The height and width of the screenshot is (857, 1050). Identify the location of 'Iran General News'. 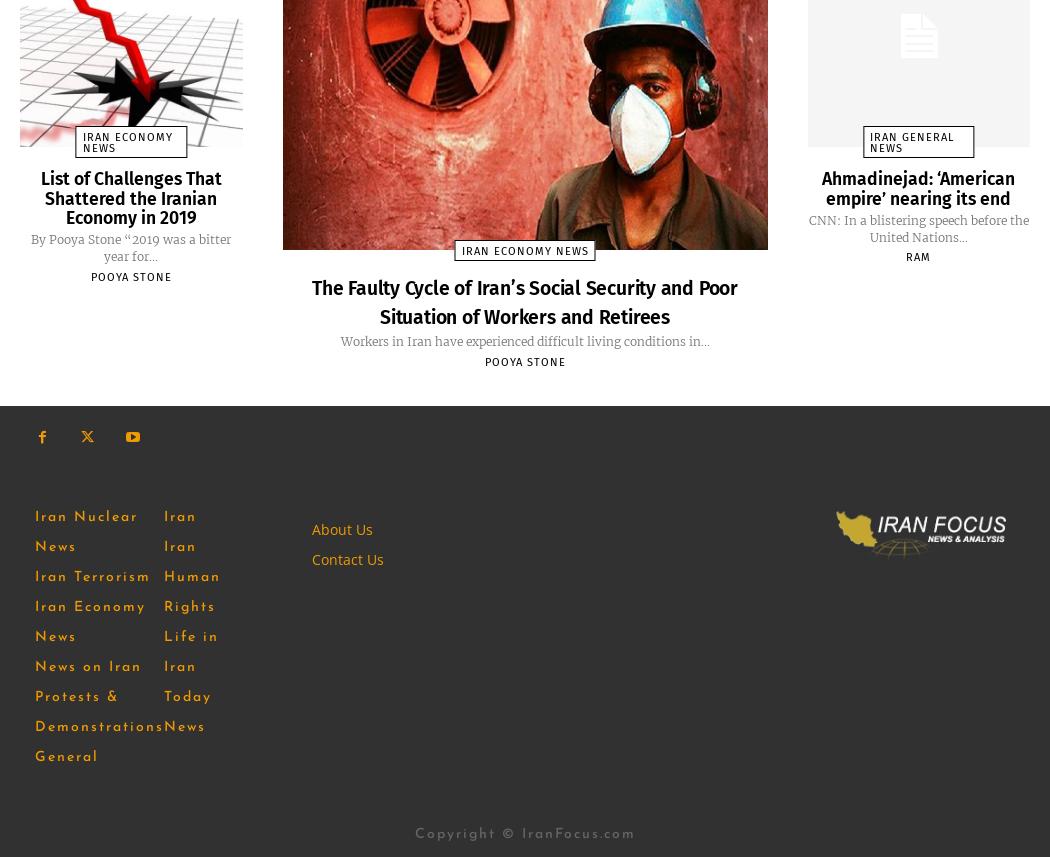
(912, 142).